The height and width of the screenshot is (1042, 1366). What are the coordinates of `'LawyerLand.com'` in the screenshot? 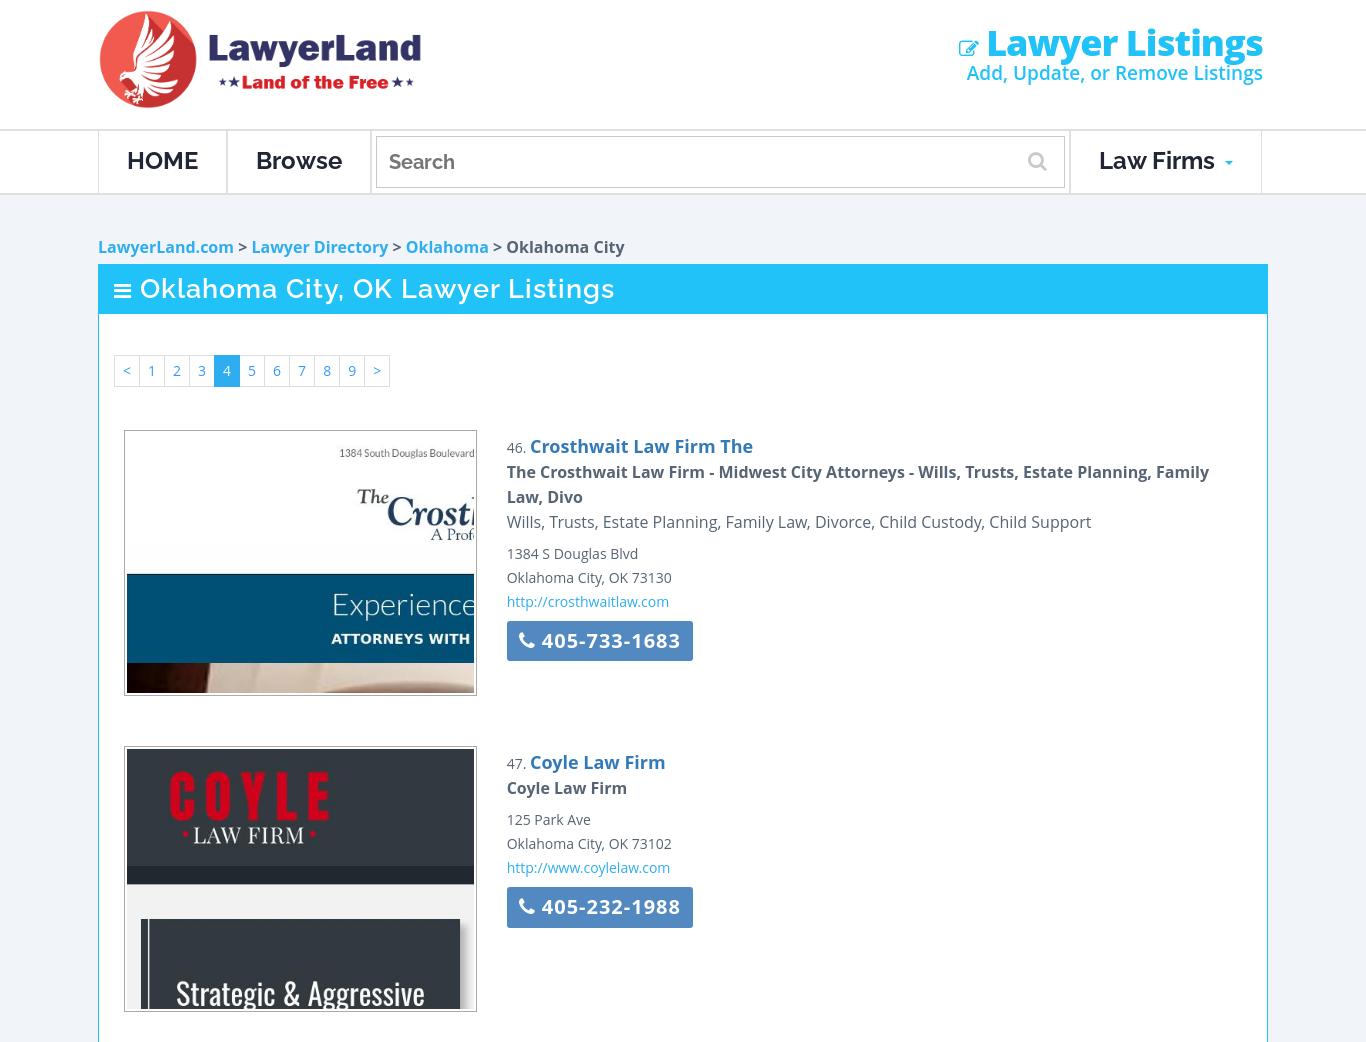 It's located at (164, 245).